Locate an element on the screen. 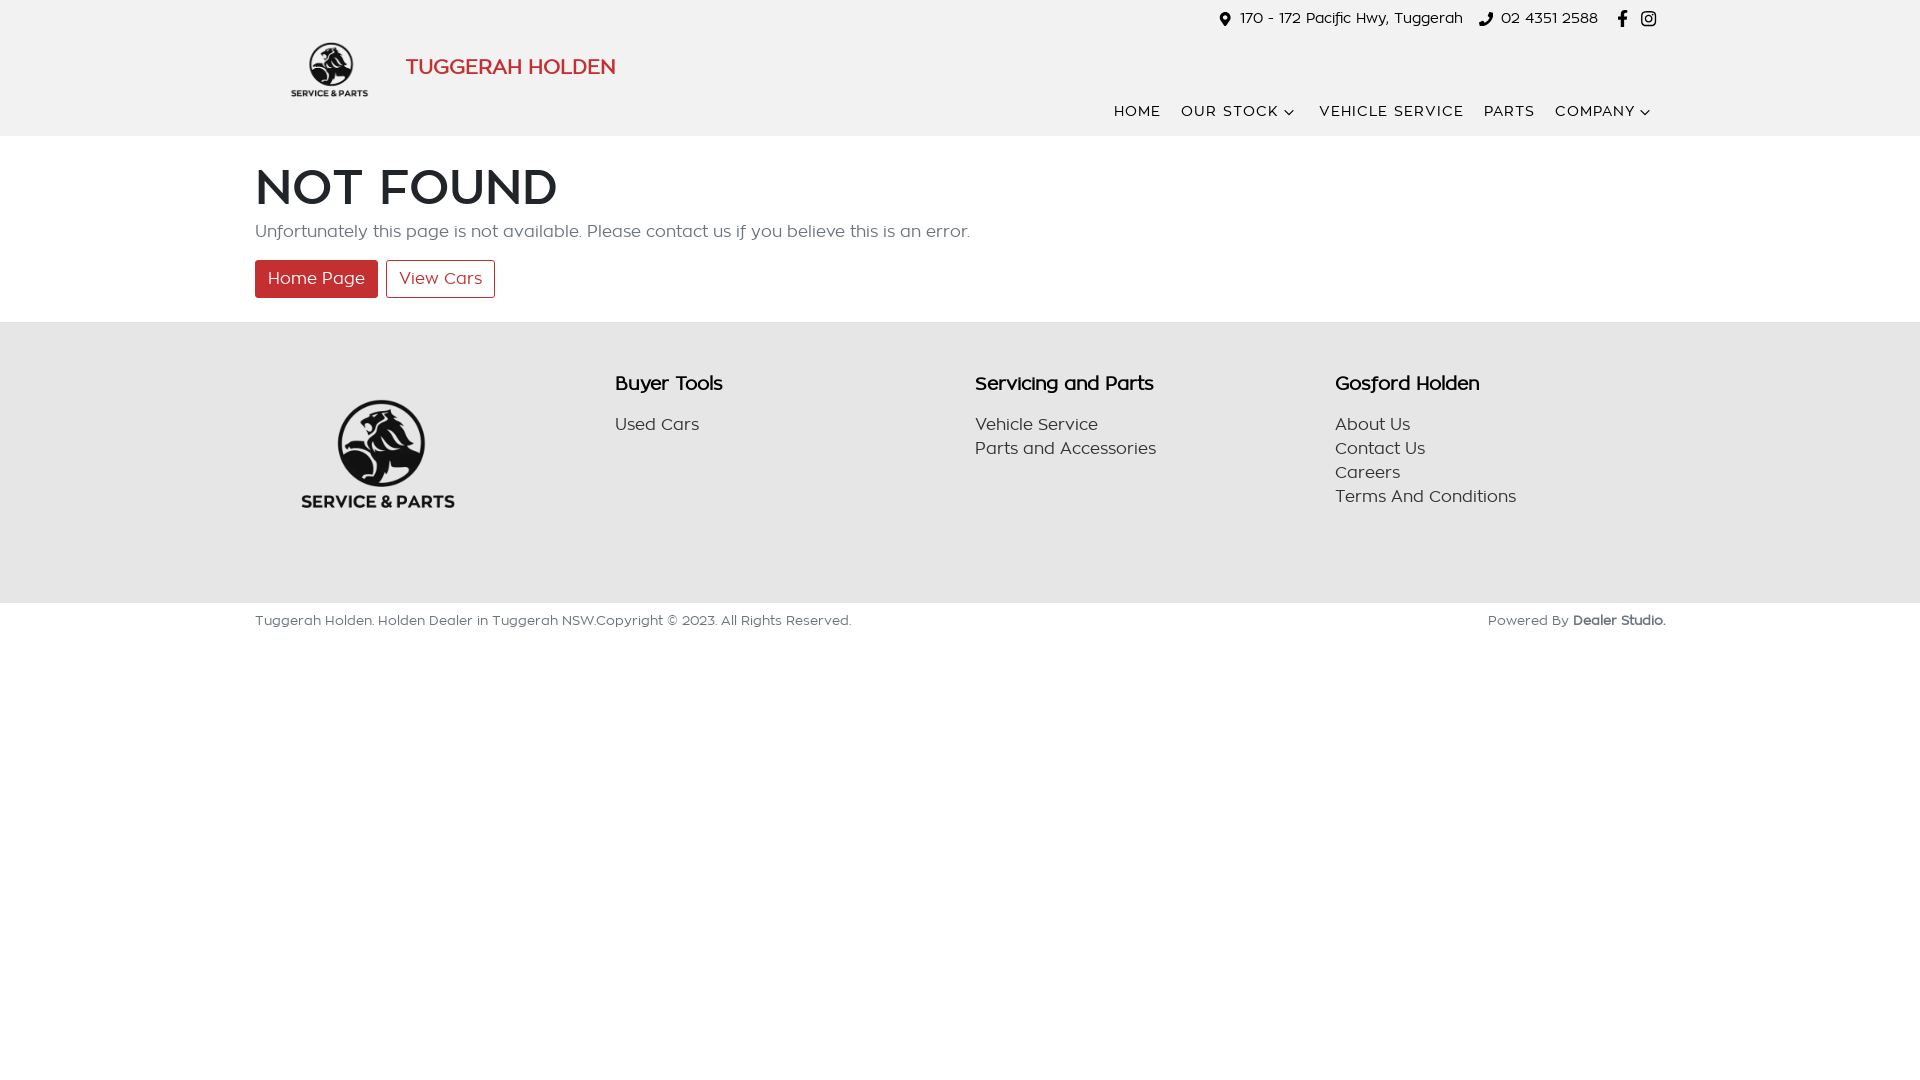 This screenshot has height=1080, width=1920. '170 - 172 Pacific Hwy, Tuggerah' is located at coordinates (1351, 18).